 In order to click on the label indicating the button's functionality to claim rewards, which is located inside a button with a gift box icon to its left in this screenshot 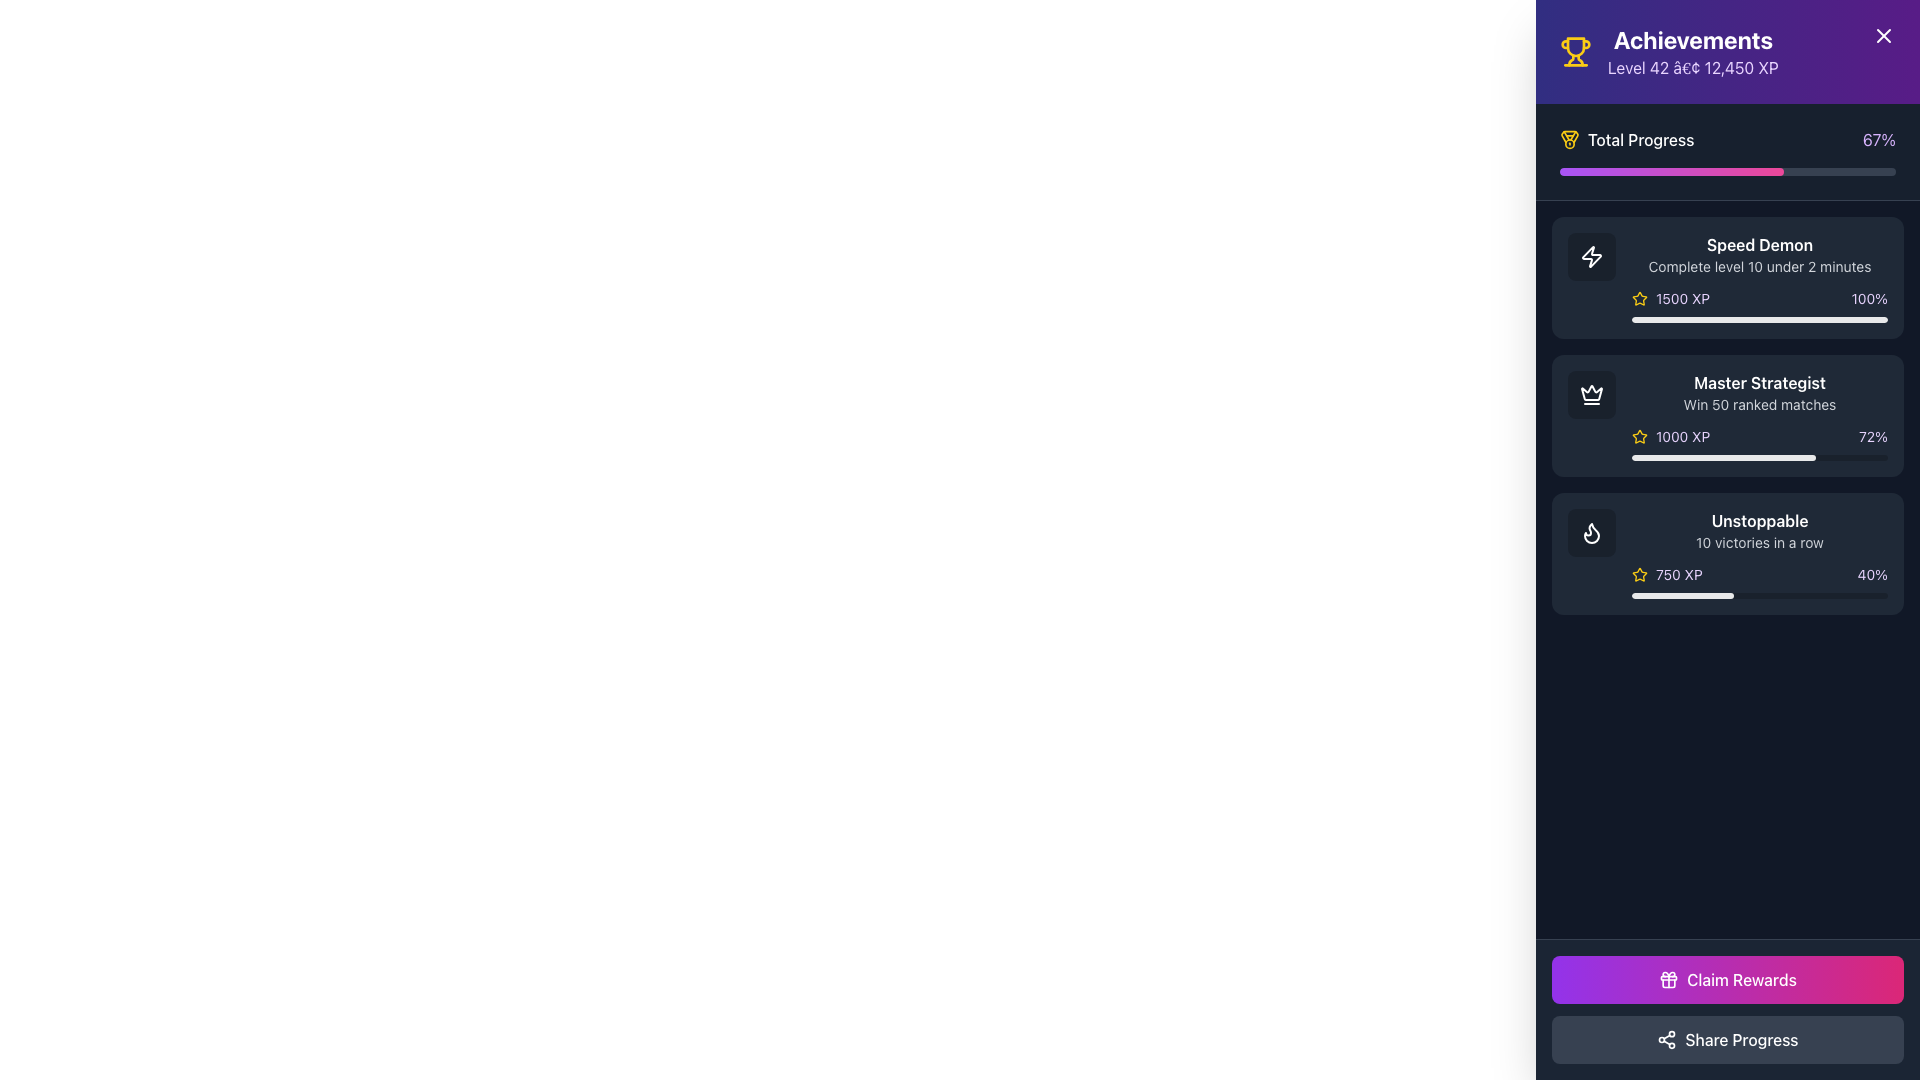, I will do `click(1741, 978)`.